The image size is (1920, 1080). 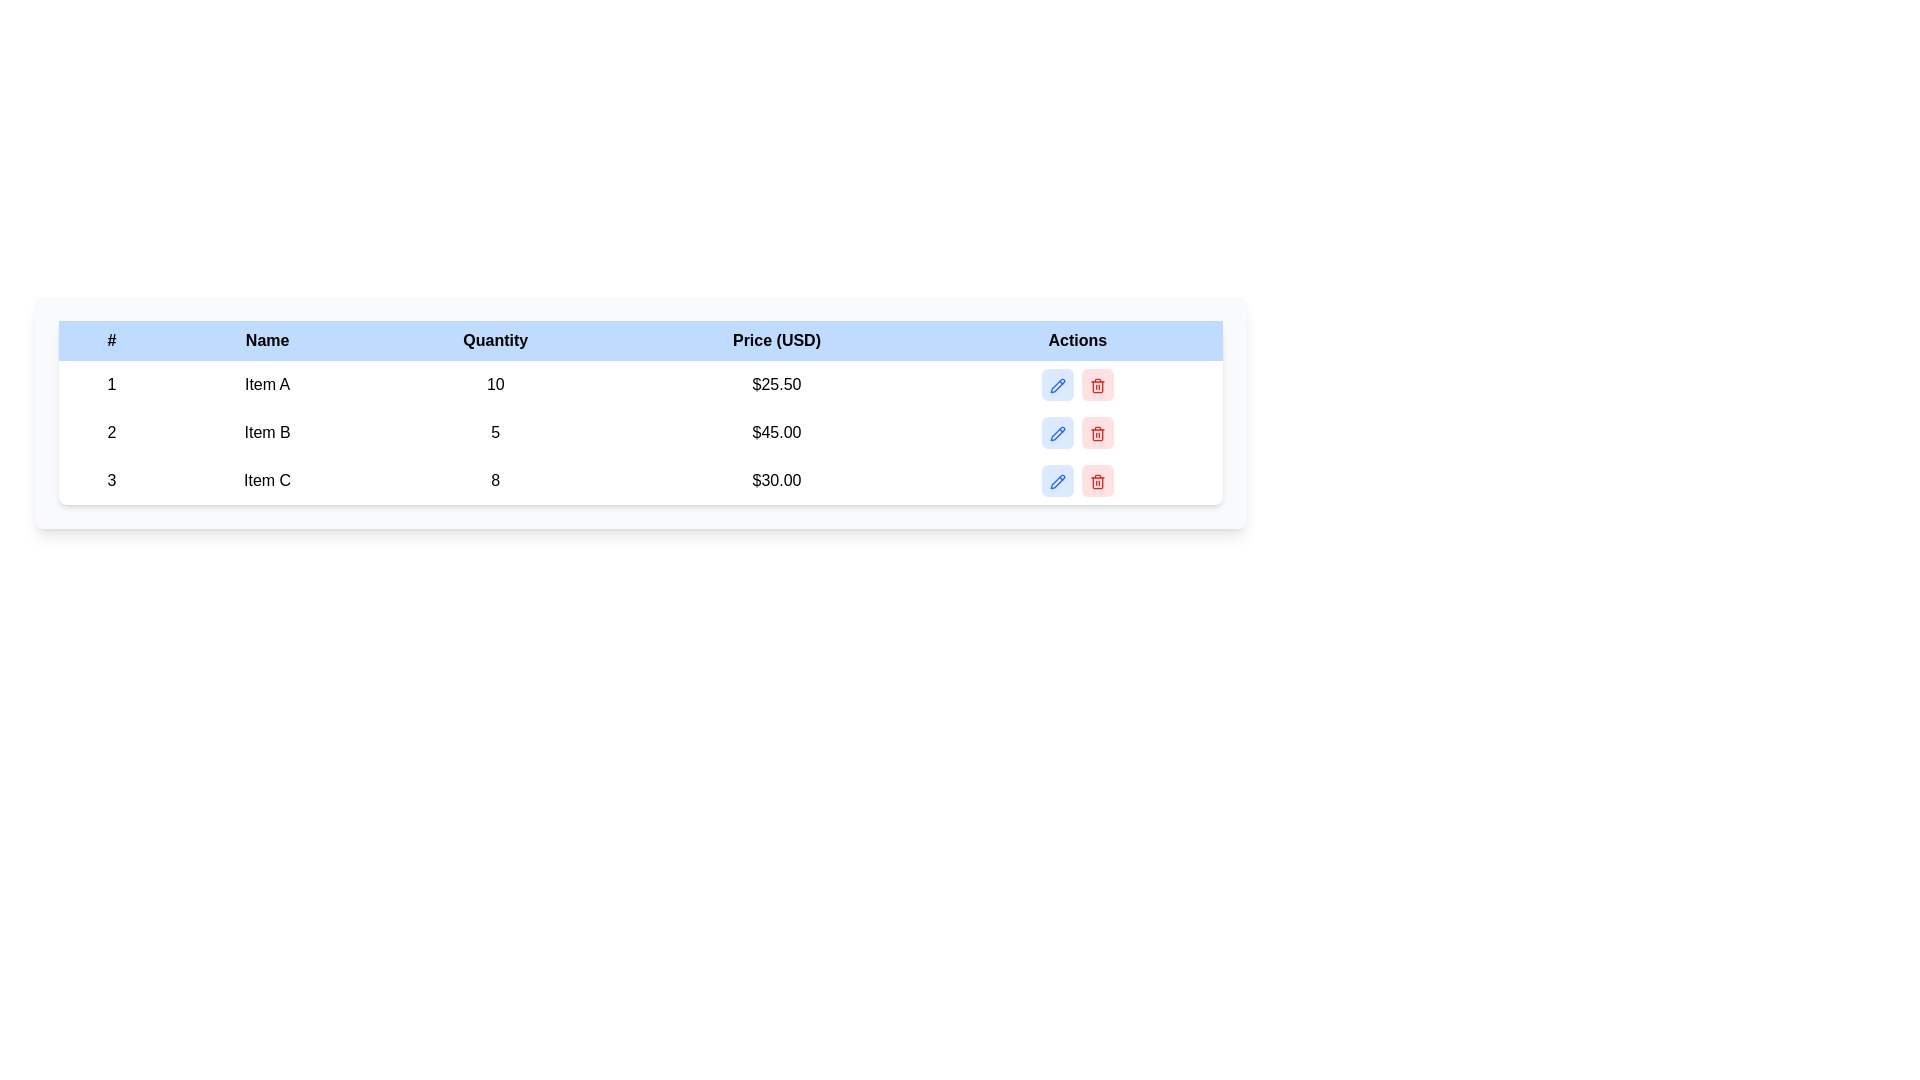 I want to click on the edit button in the Actions column of the first row of the table, which allows the user, so click(x=1076, y=385).